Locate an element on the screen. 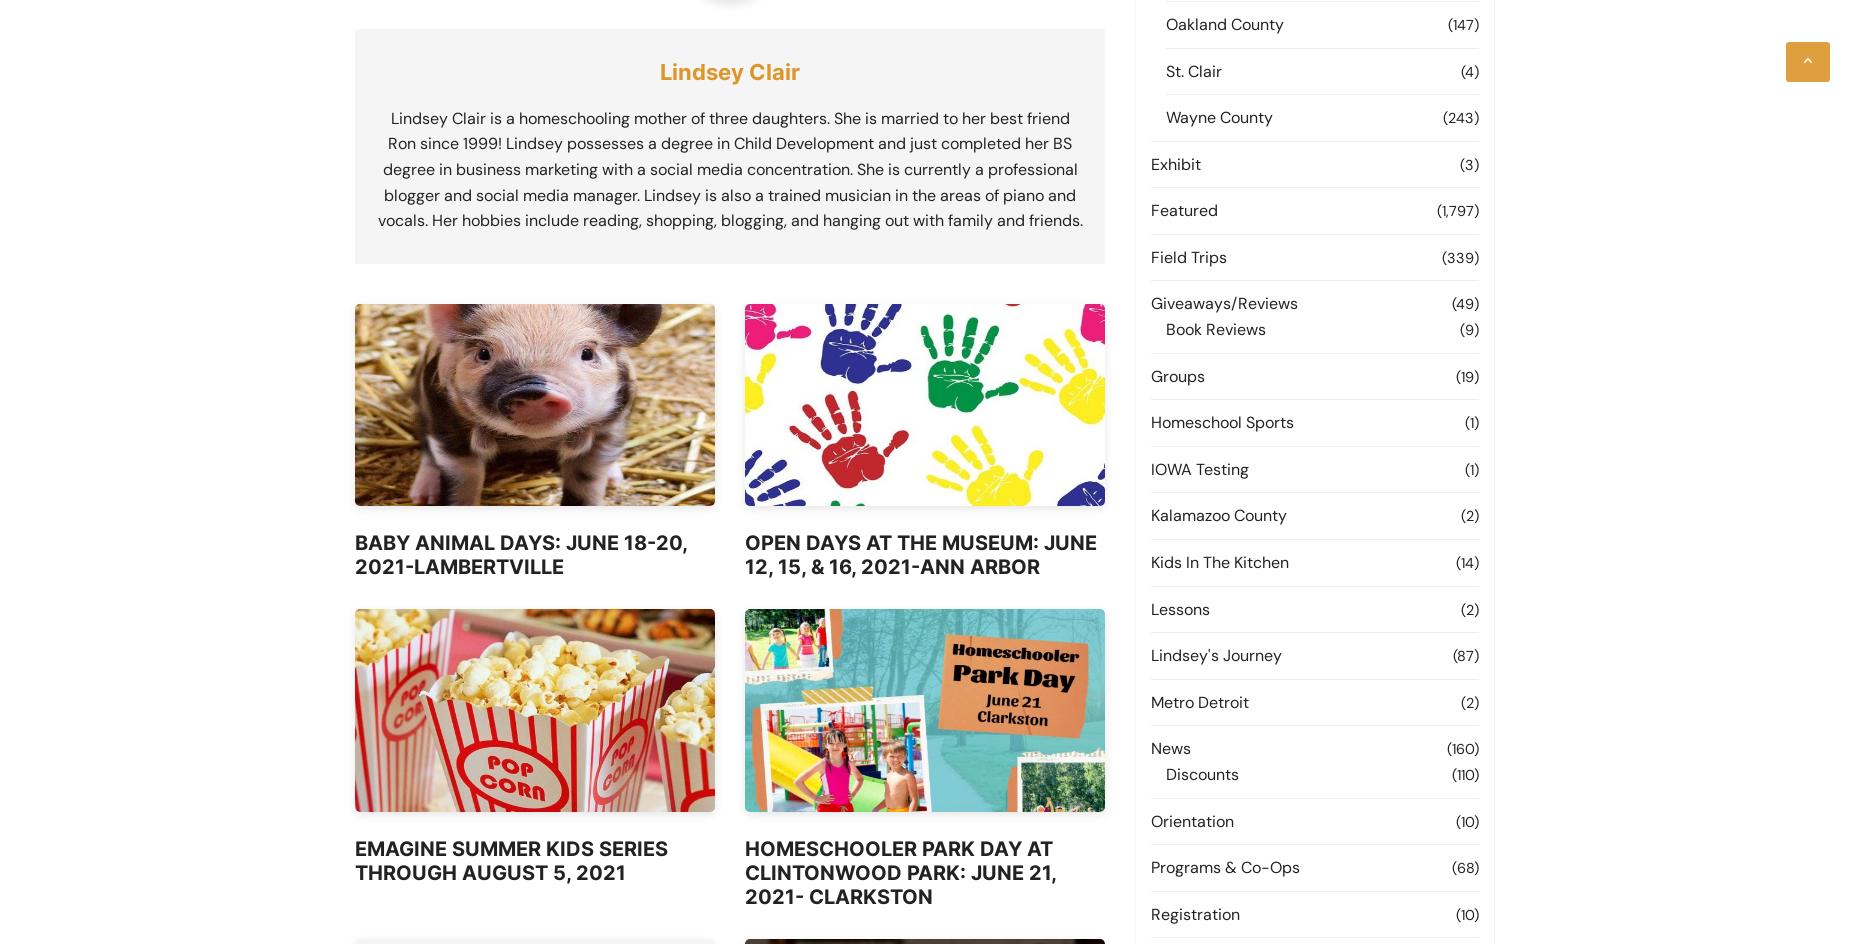  'Wayne County' is located at coordinates (1218, 116).